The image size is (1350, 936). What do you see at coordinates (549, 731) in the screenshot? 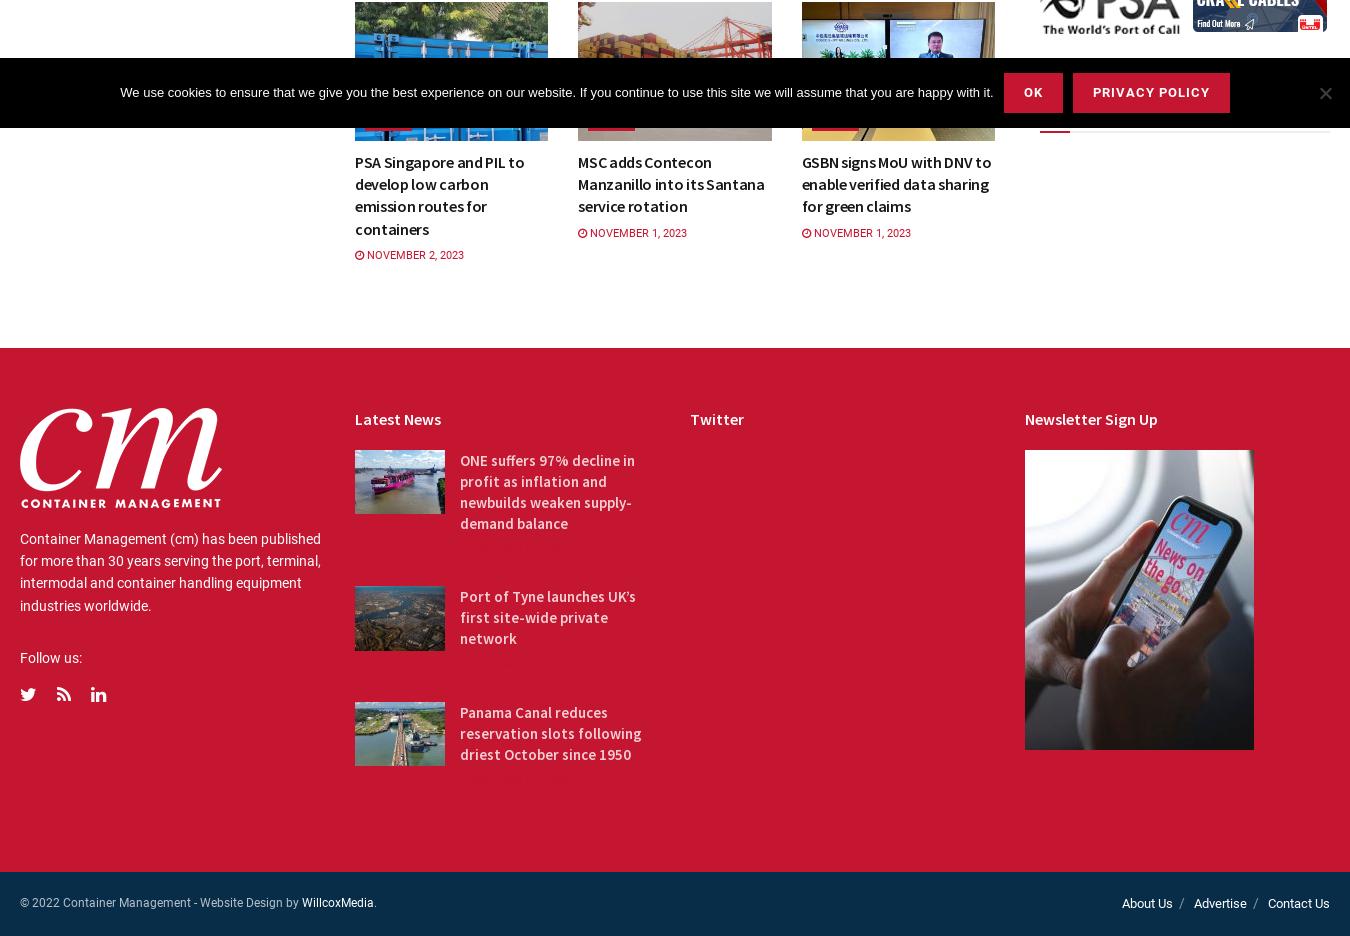
I see `'Panama Canal reduces reservation slots following driest October since 1950'` at bounding box center [549, 731].